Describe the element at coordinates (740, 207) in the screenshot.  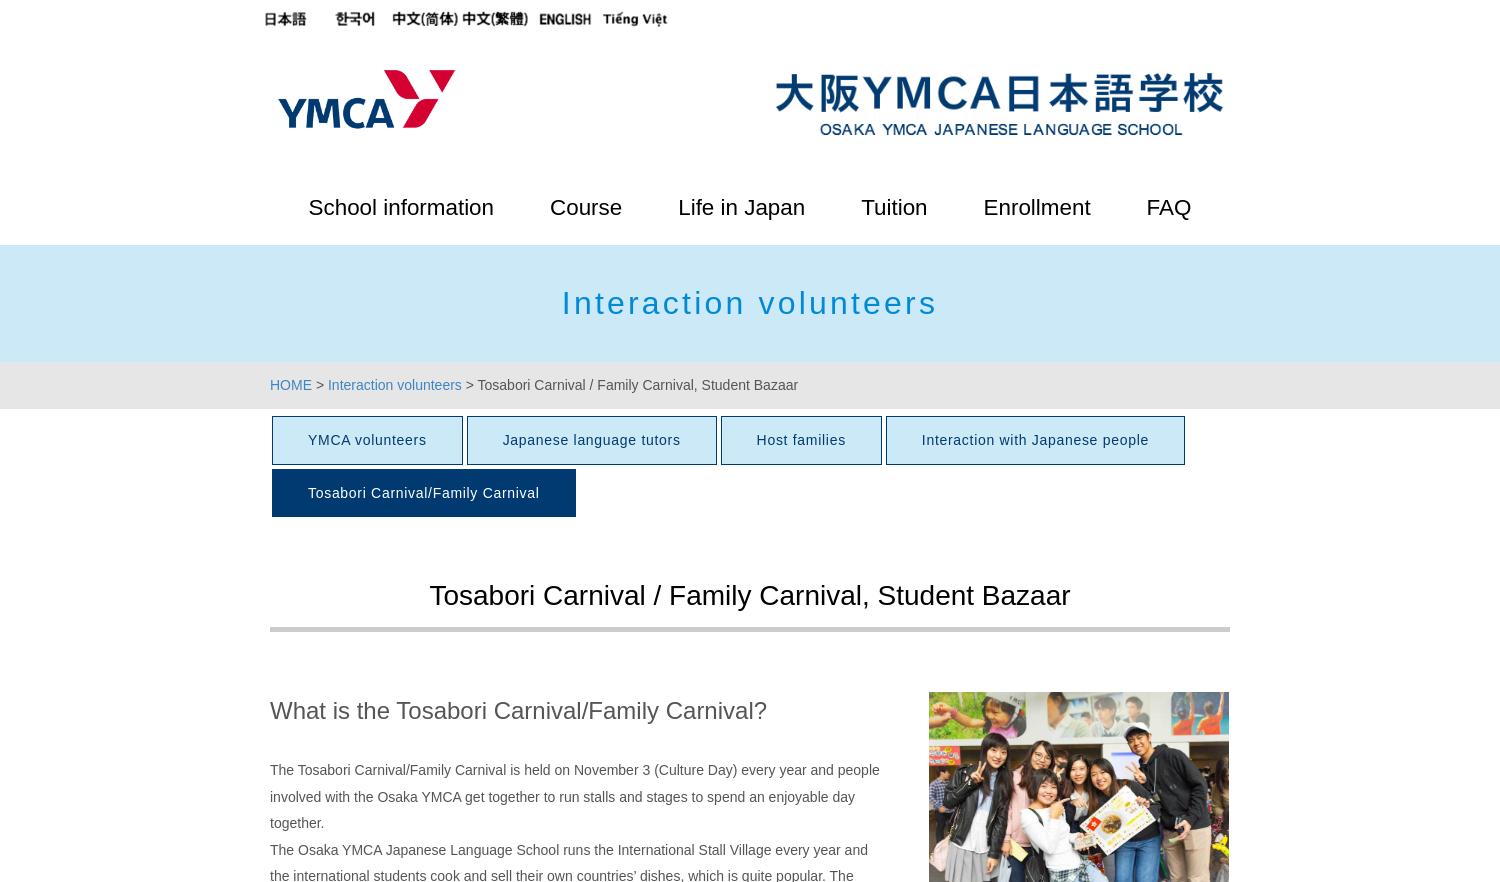
I see `'Life in Japan'` at that location.